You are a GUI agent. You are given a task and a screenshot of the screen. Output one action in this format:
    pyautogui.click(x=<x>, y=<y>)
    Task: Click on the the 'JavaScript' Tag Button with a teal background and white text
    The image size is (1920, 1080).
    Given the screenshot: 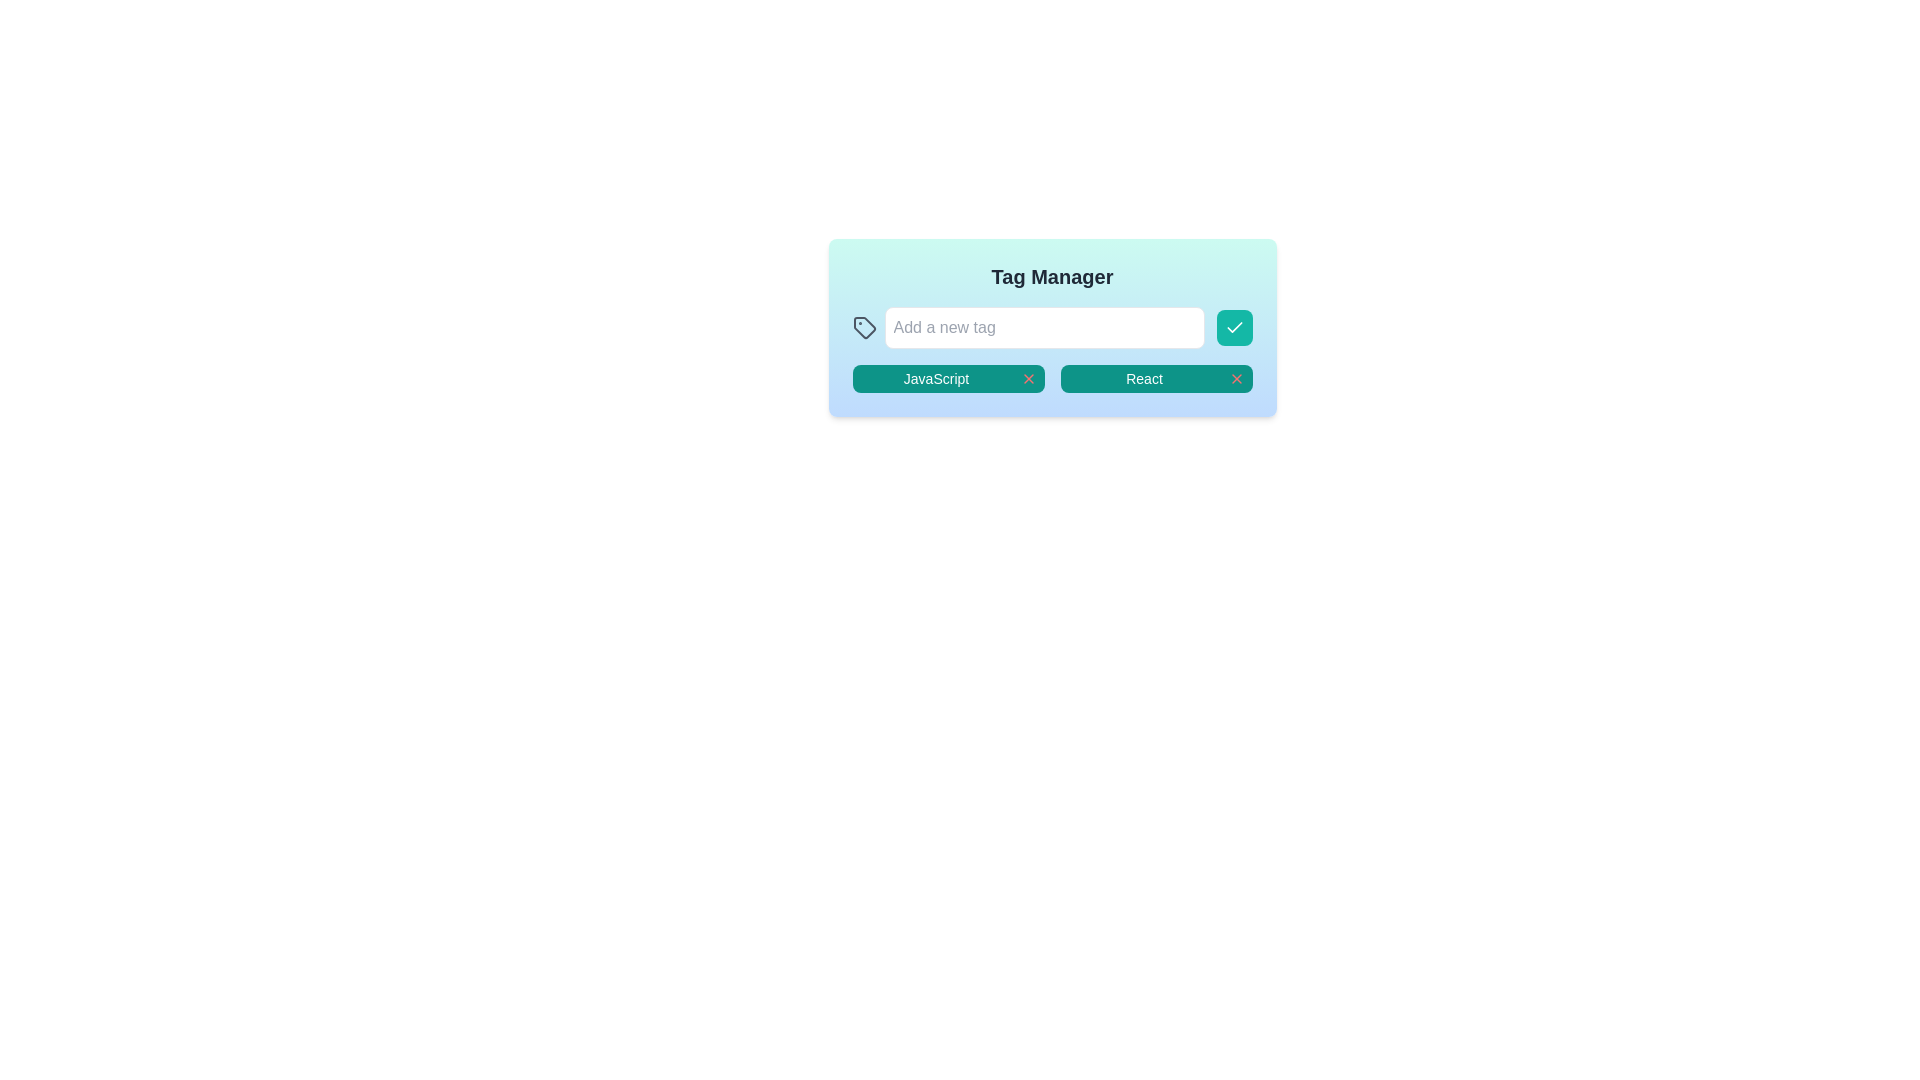 What is the action you would take?
    pyautogui.click(x=947, y=378)
    